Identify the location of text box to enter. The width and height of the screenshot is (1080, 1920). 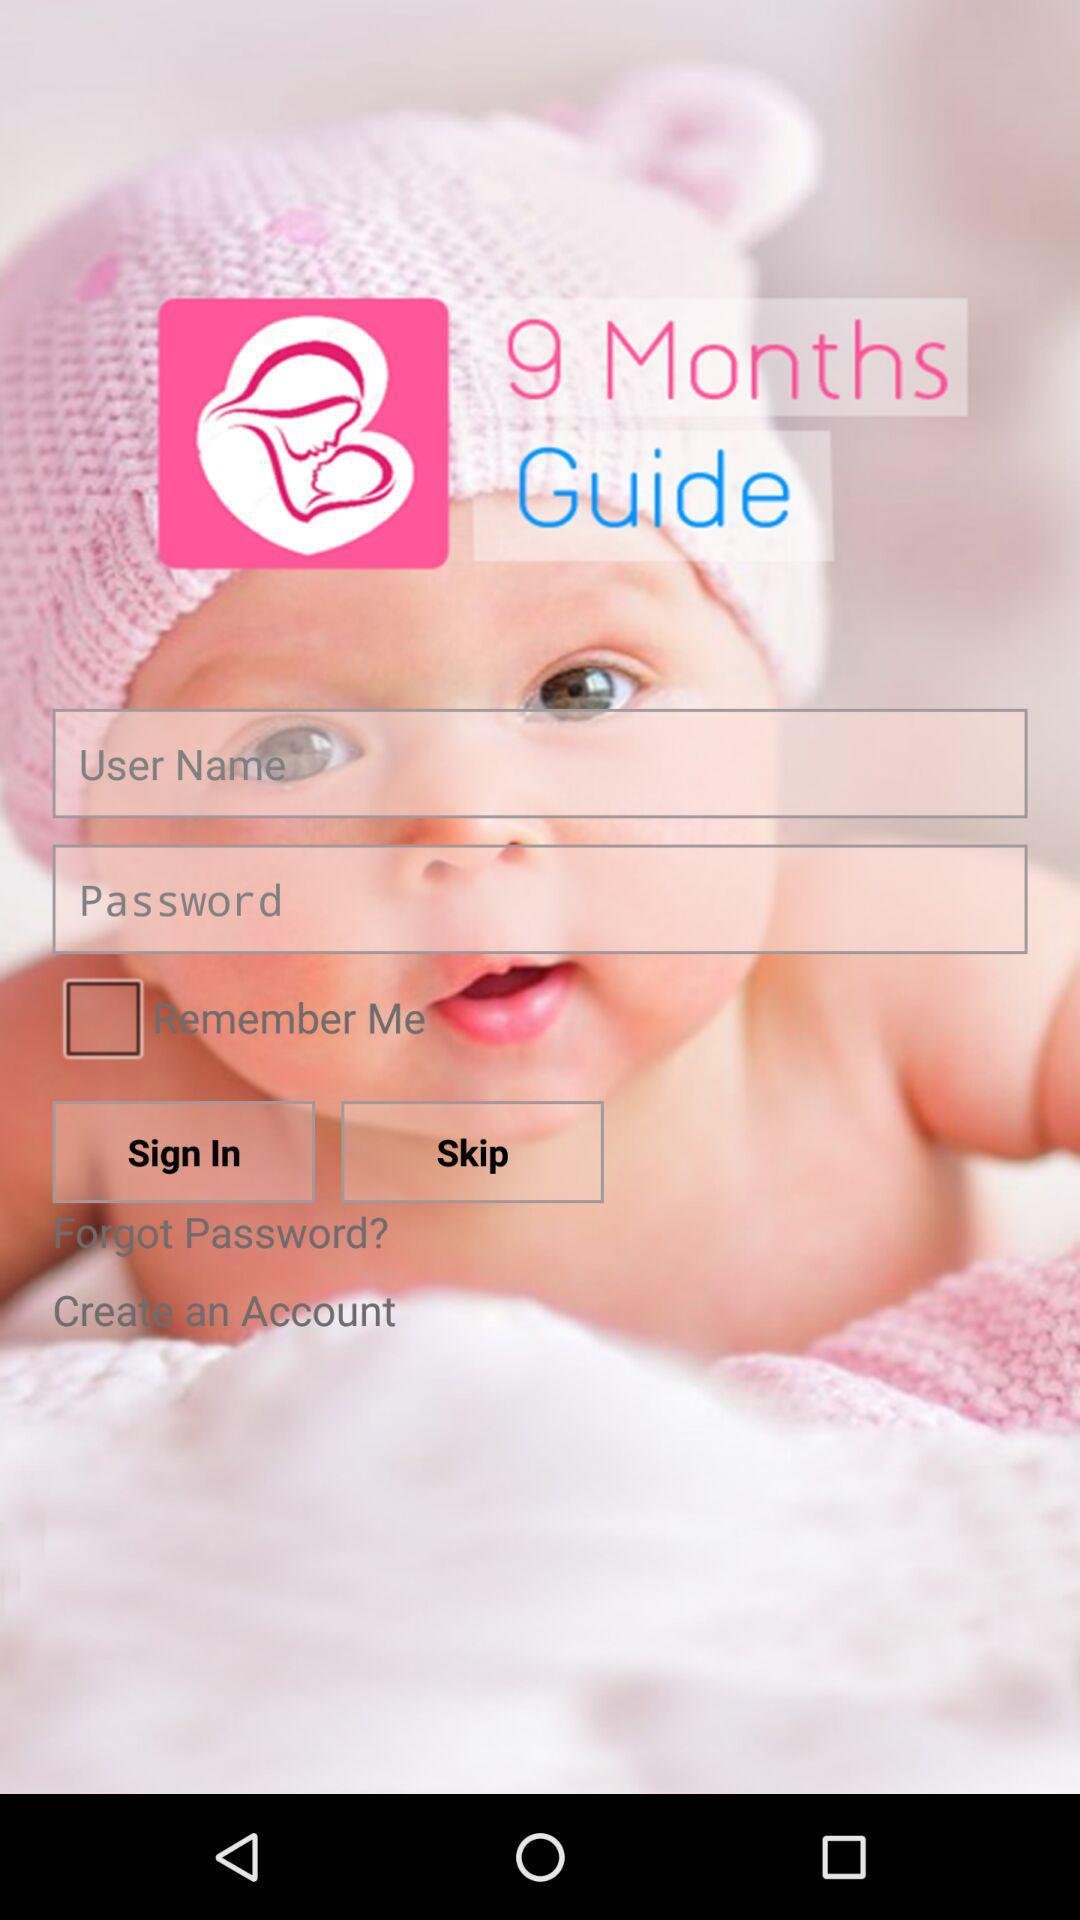
(540, 762).